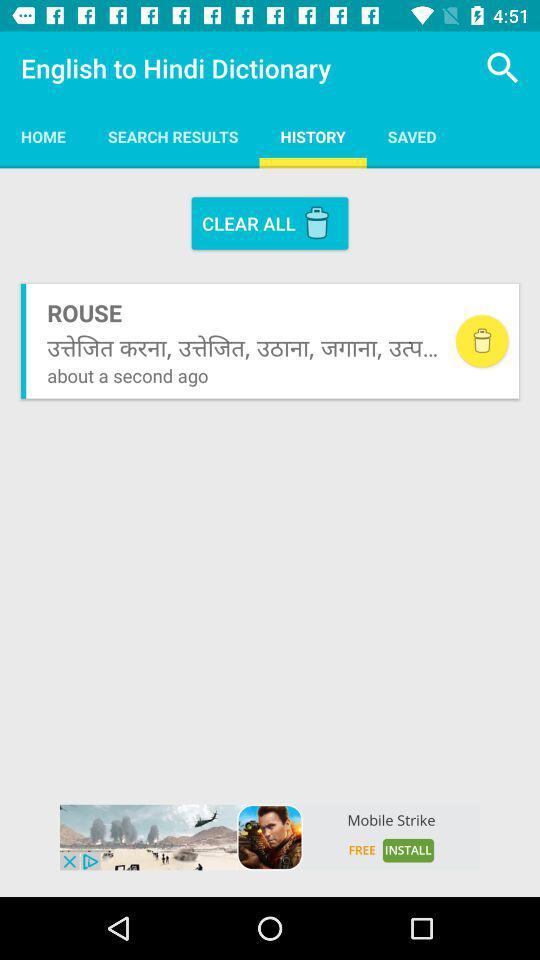 The height and width of the screenshot is (960, 540). What do you see at coordinates (481, 341) in the screenshot?
I see `delete message` at bounding box center [481, 341].